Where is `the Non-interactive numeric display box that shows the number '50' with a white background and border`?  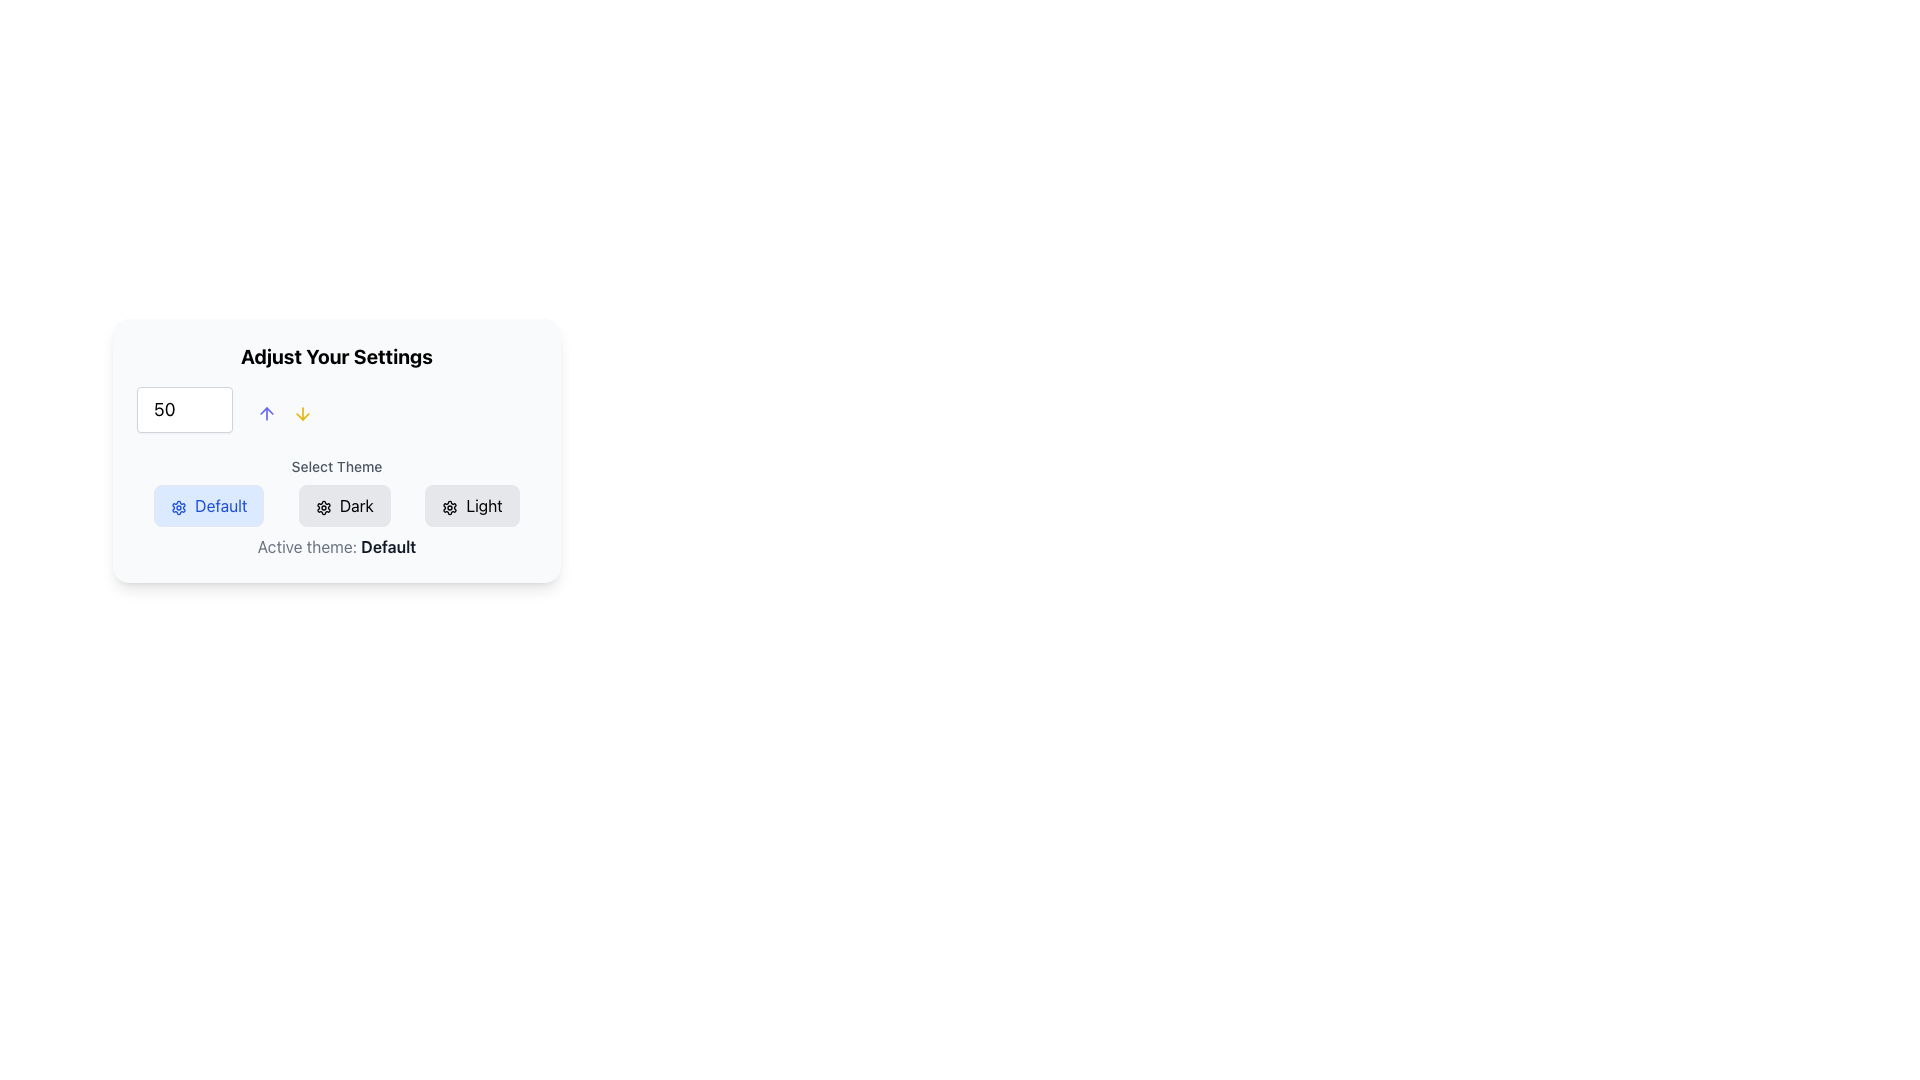 the Non-interactive numeric display box that shows the number '50' with a white background and border is located at coordinates (185, 408).